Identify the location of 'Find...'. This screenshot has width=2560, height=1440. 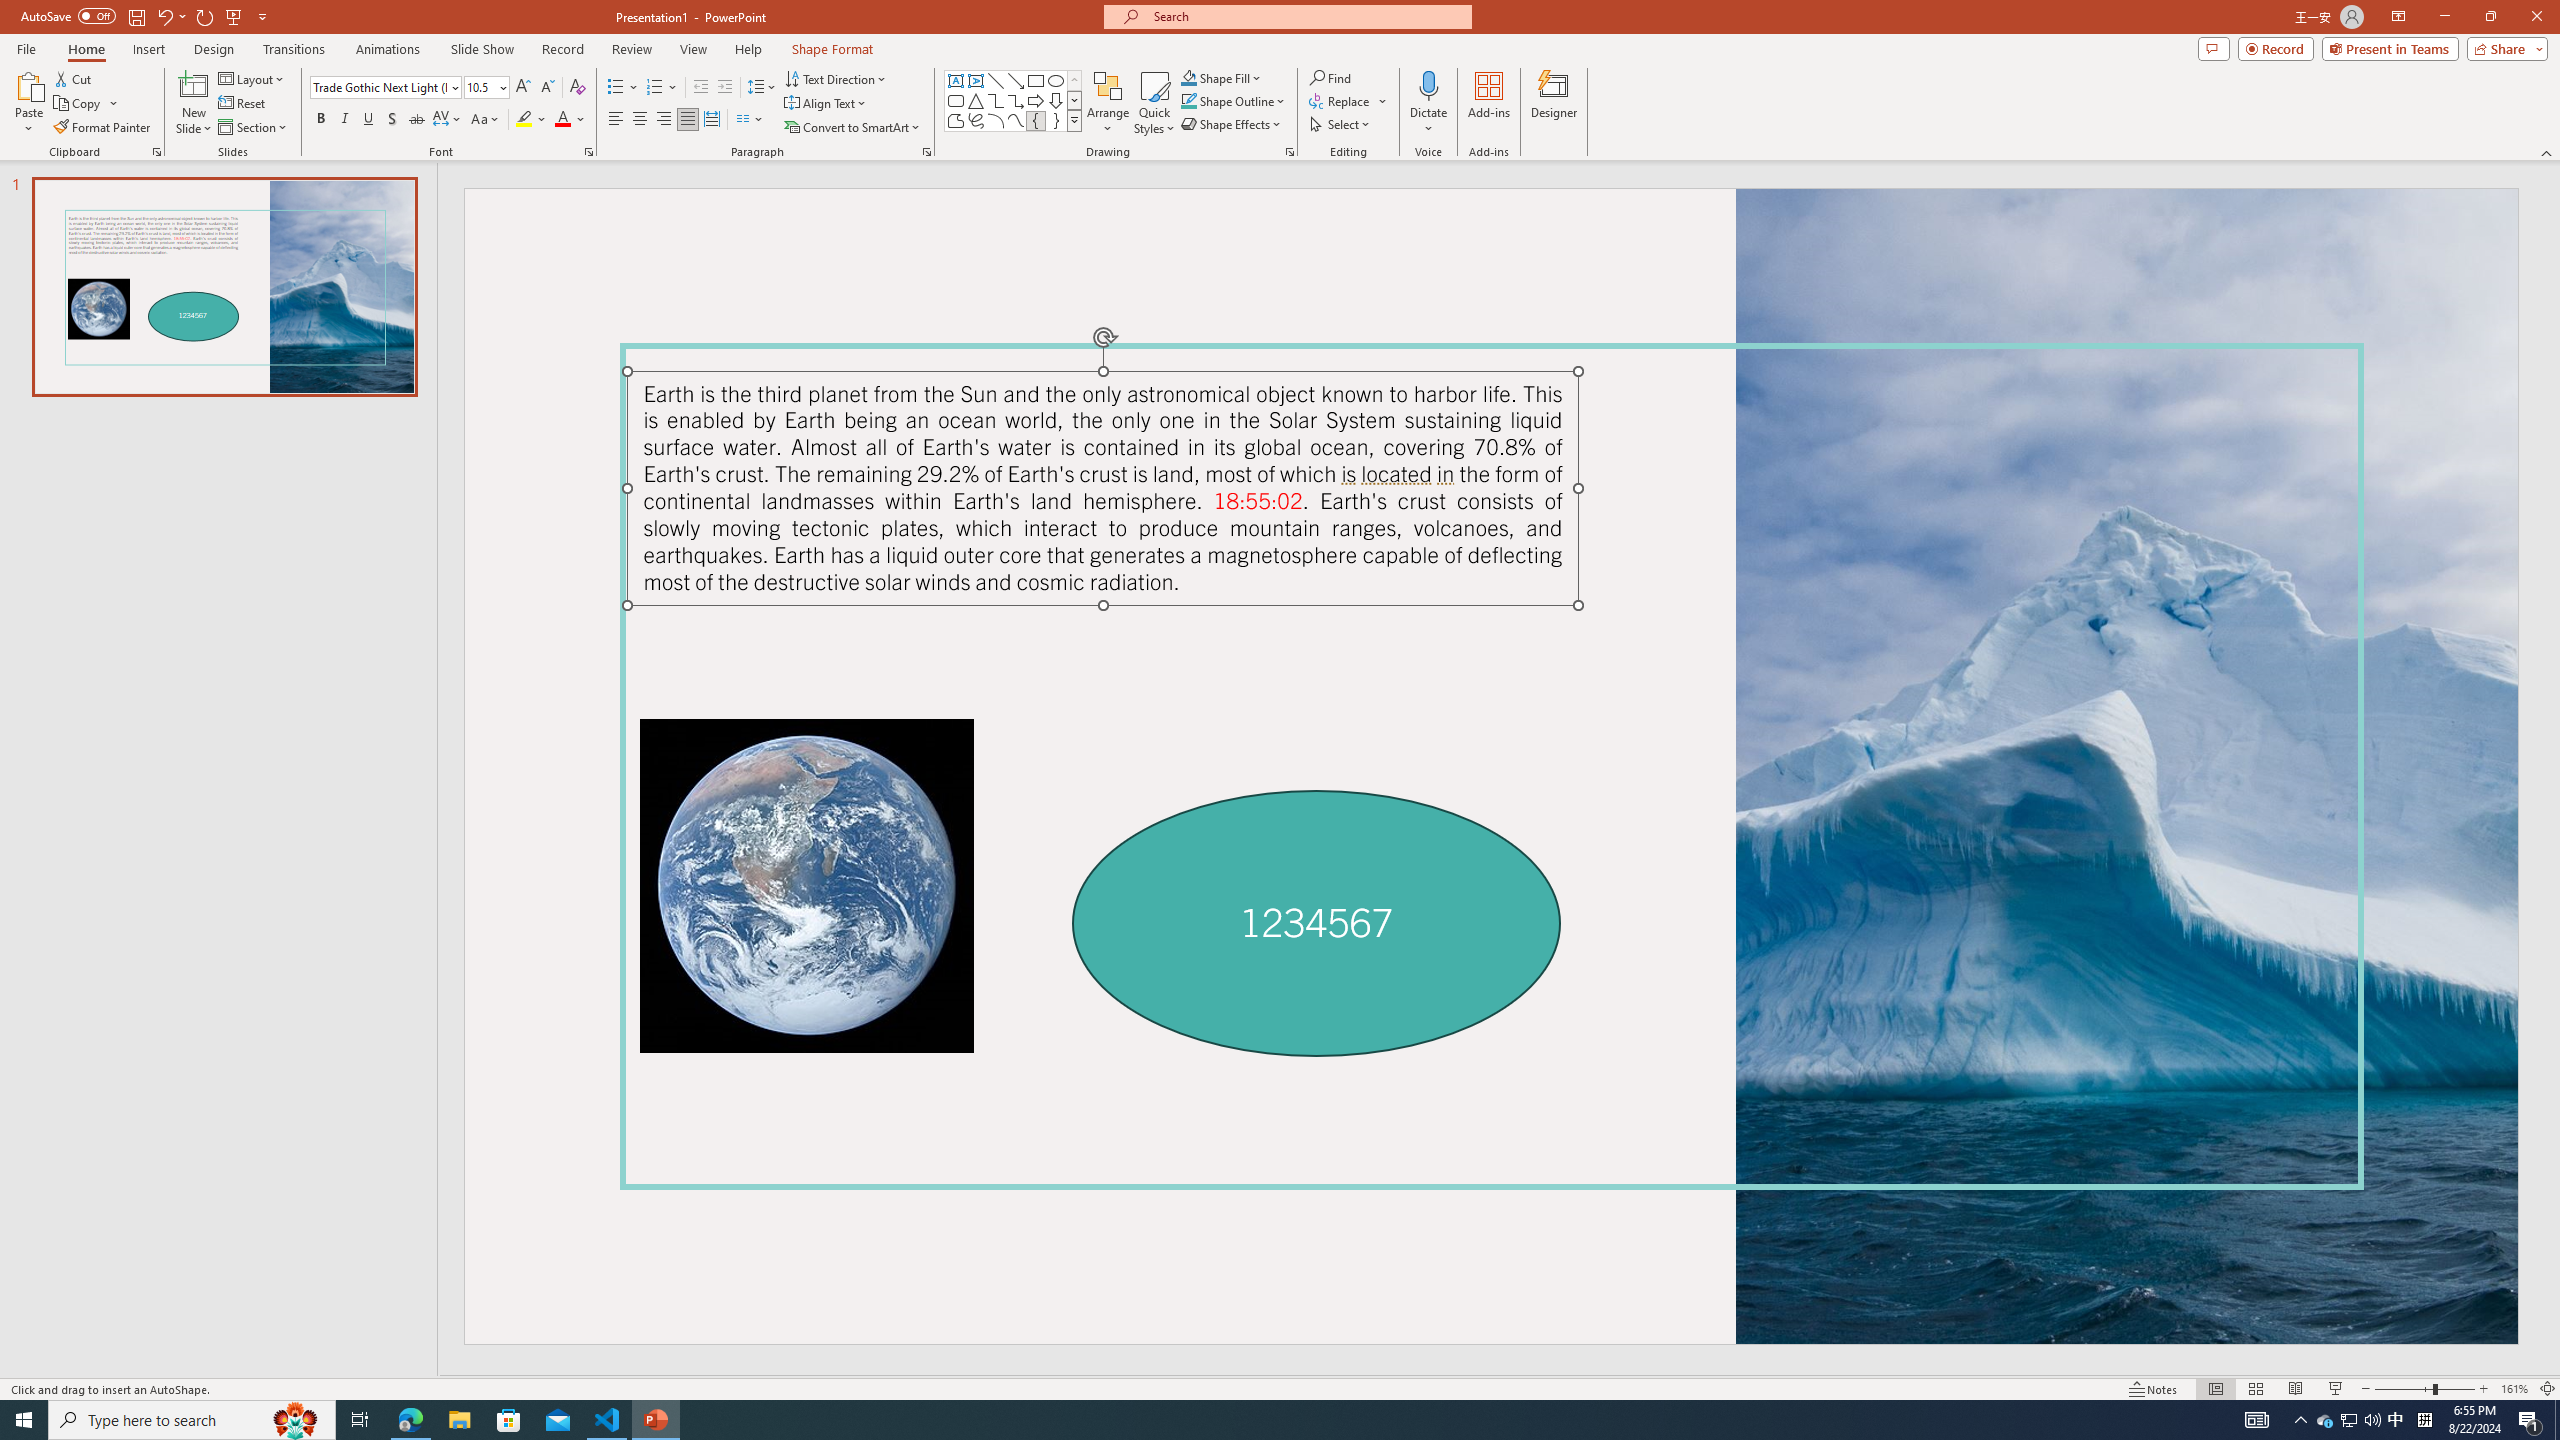
(1330, 77).